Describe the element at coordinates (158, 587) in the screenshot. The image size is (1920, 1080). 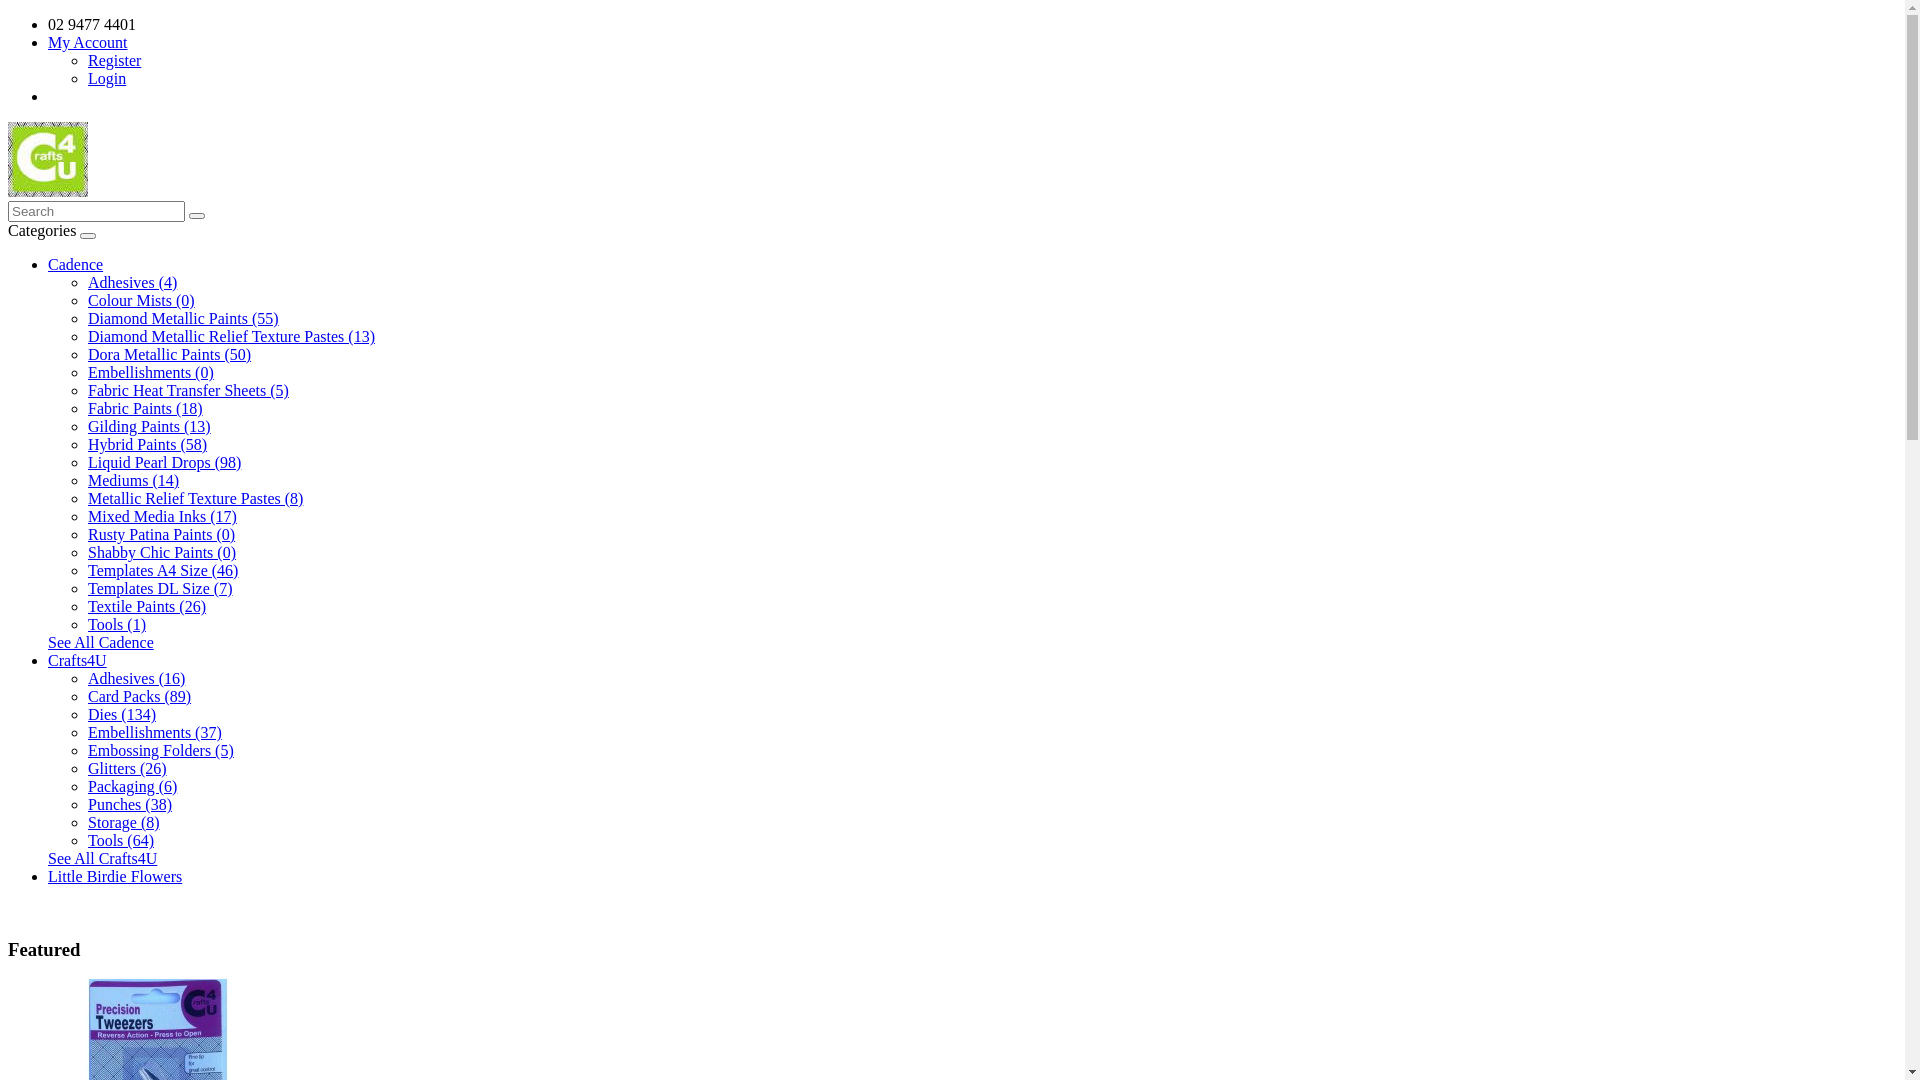
I see `'Templates DL Size (7)'` at that location.